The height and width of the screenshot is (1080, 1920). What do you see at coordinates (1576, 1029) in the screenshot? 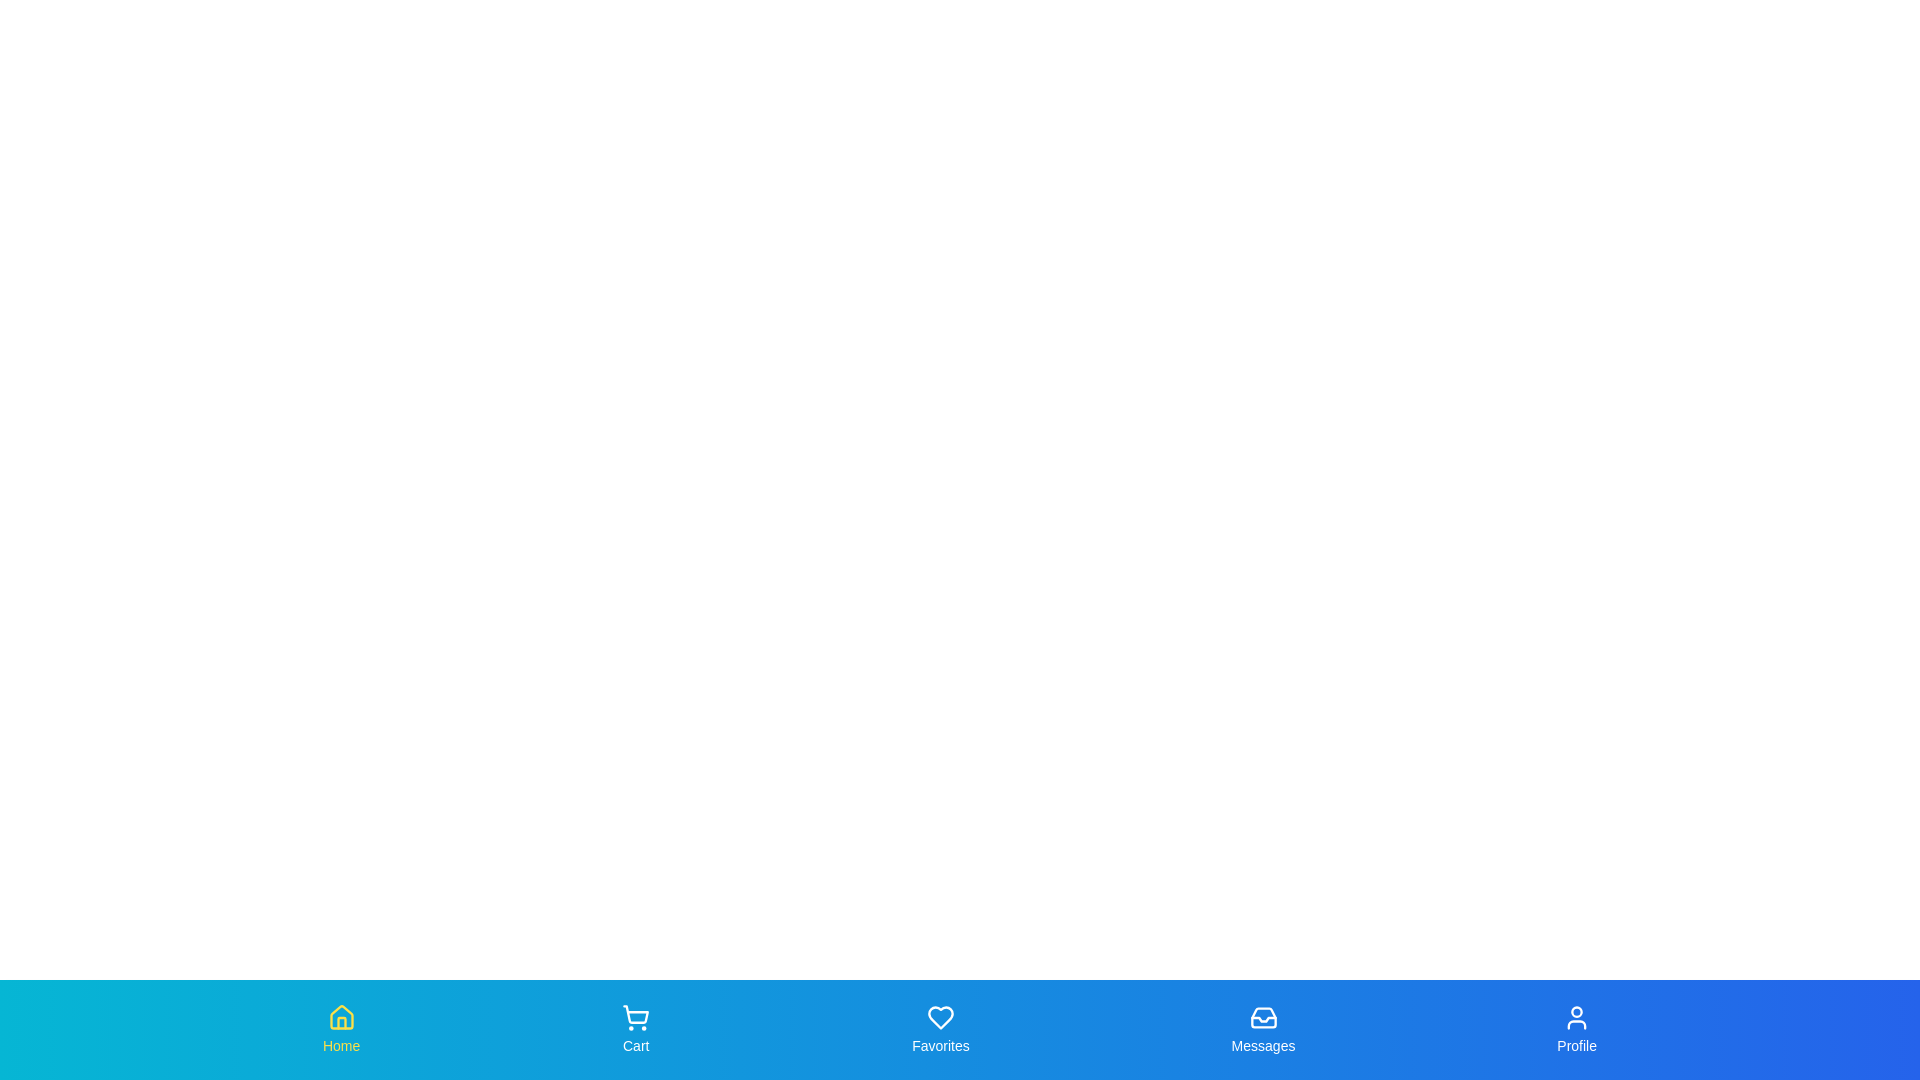
I see `the tab labeled Profile by clicking on it` at bounding box center [1576, 1029].